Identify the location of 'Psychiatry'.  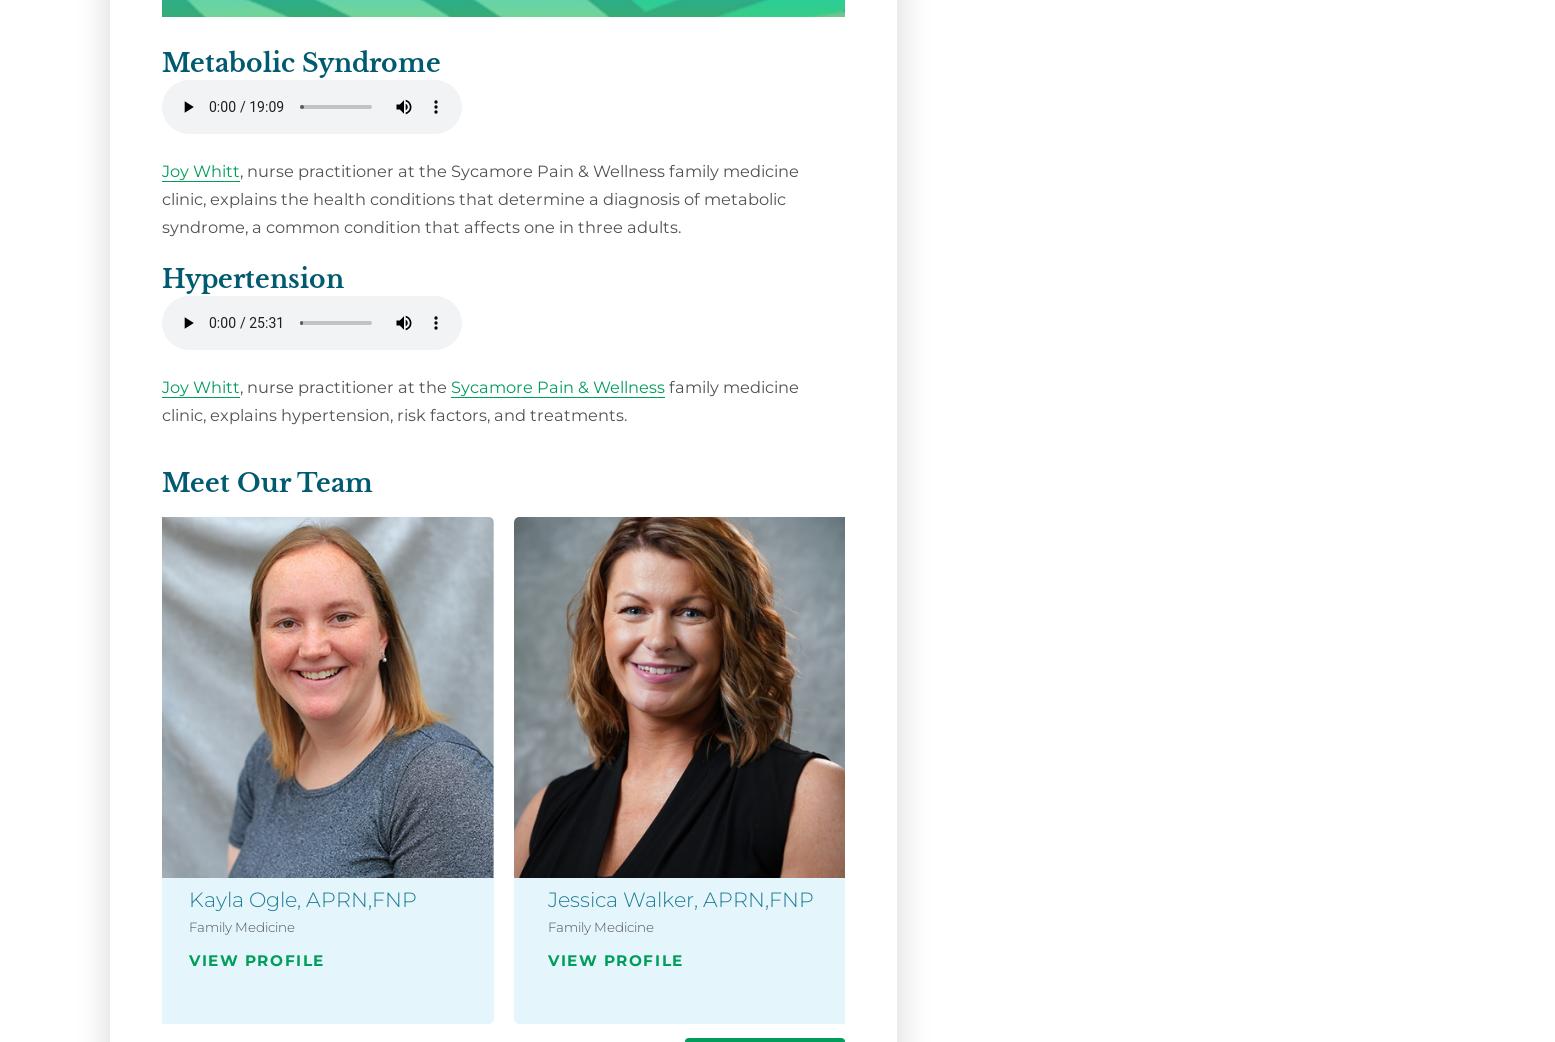
(1298, 964).